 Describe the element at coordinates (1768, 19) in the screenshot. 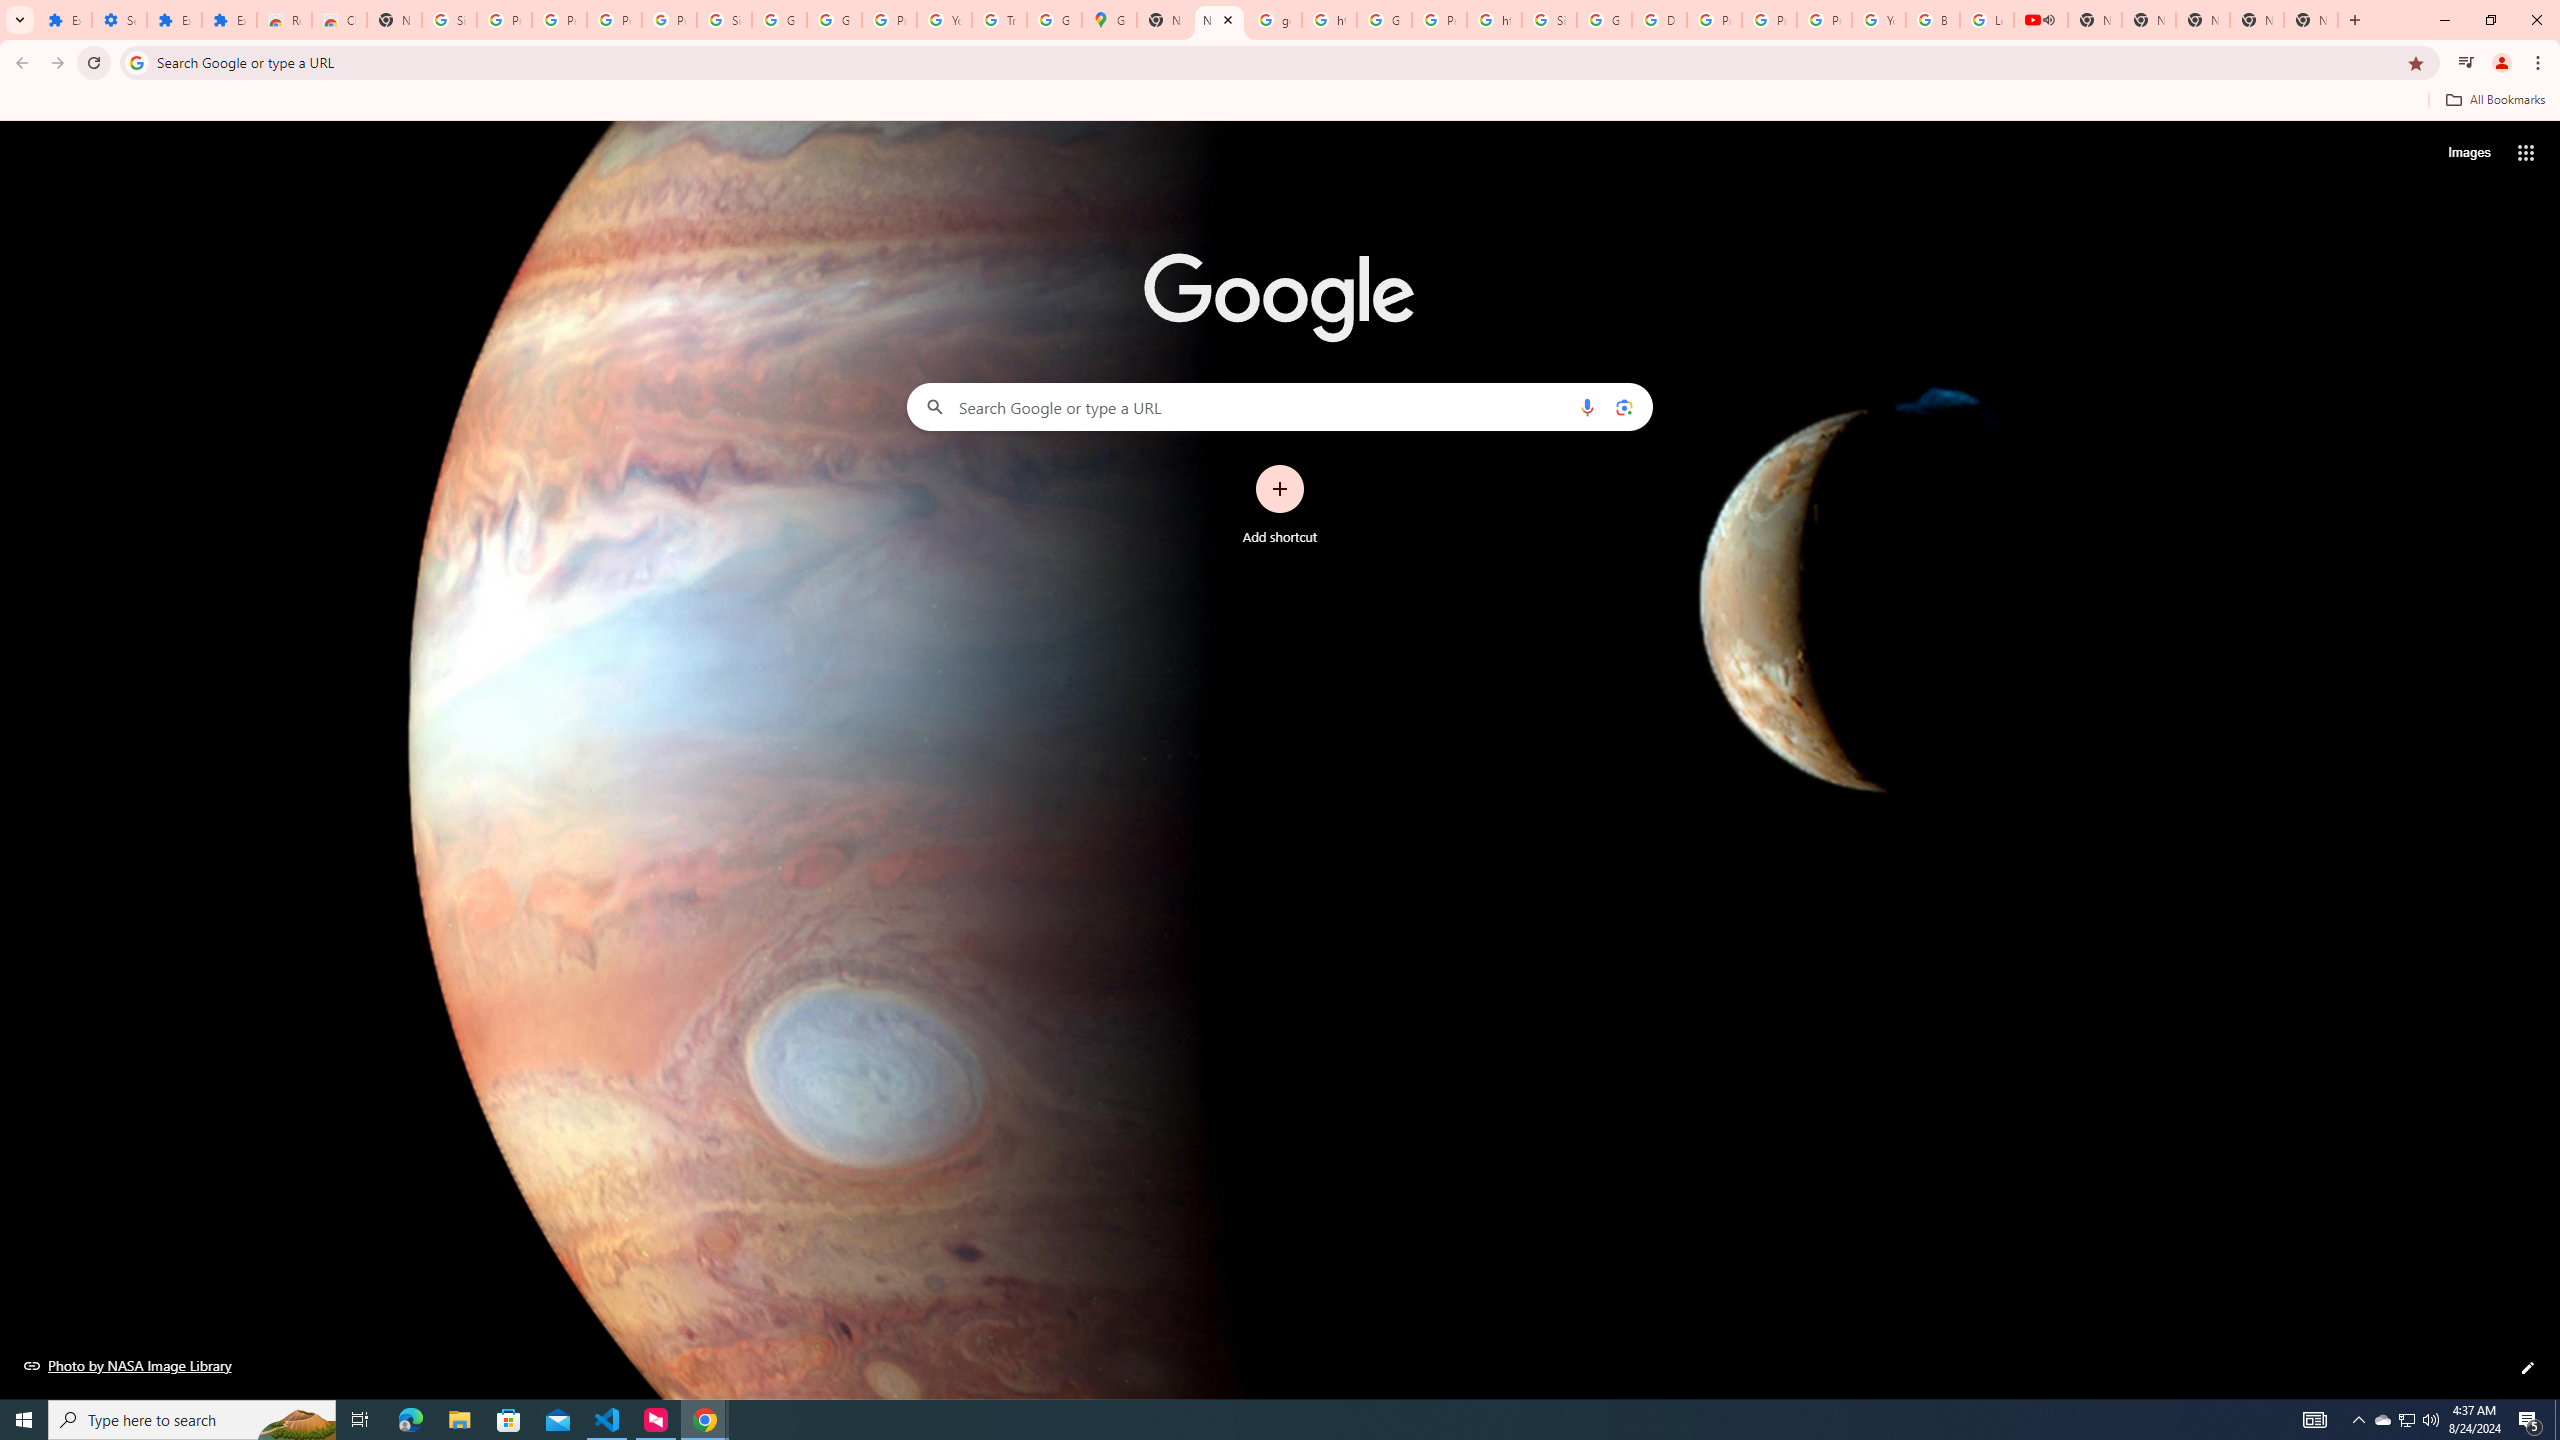

I see `'Privacy Help Center - Policies Help'` at that location.